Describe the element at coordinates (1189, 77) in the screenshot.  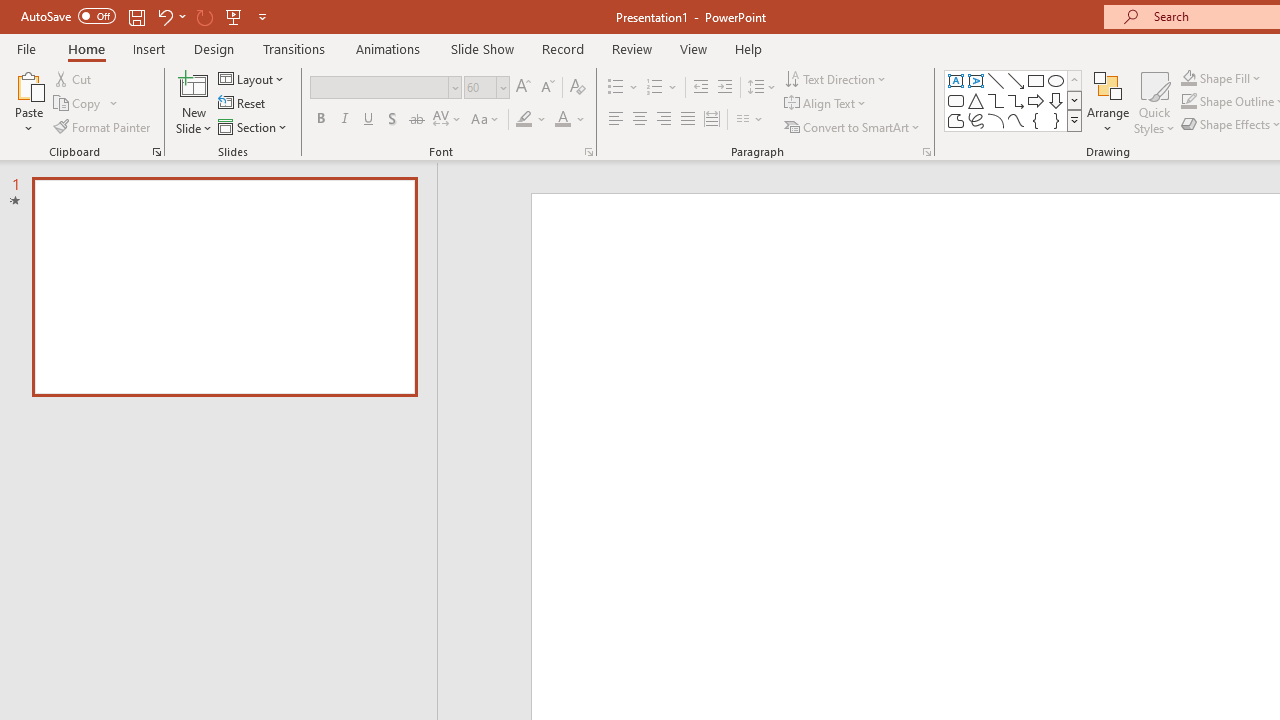
I see `'Shape Fill Orange, Accent 2'` at that location.